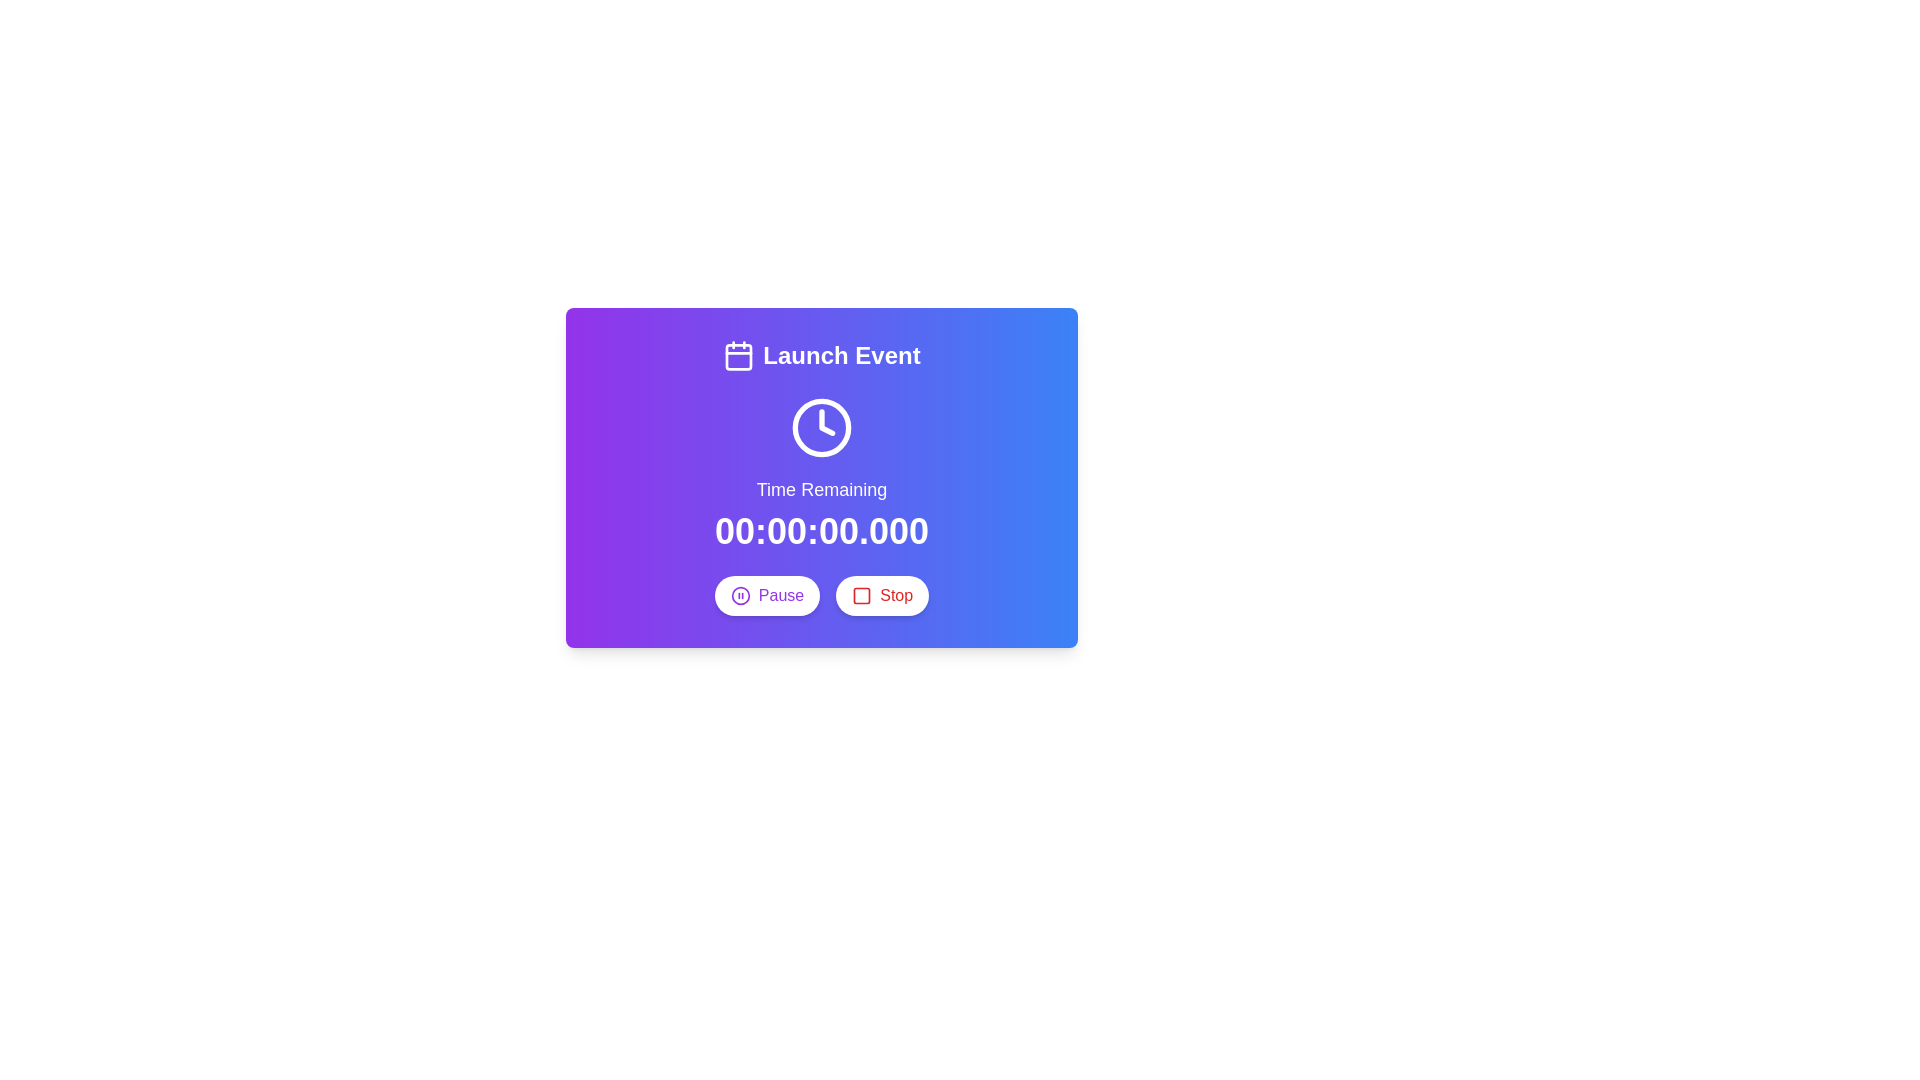 The image size is (1920, 1080). Describe the element at coordinates (821, 354) in the screenshot. I see `the 'Launch Event' text display with a calendar icon` at that location.